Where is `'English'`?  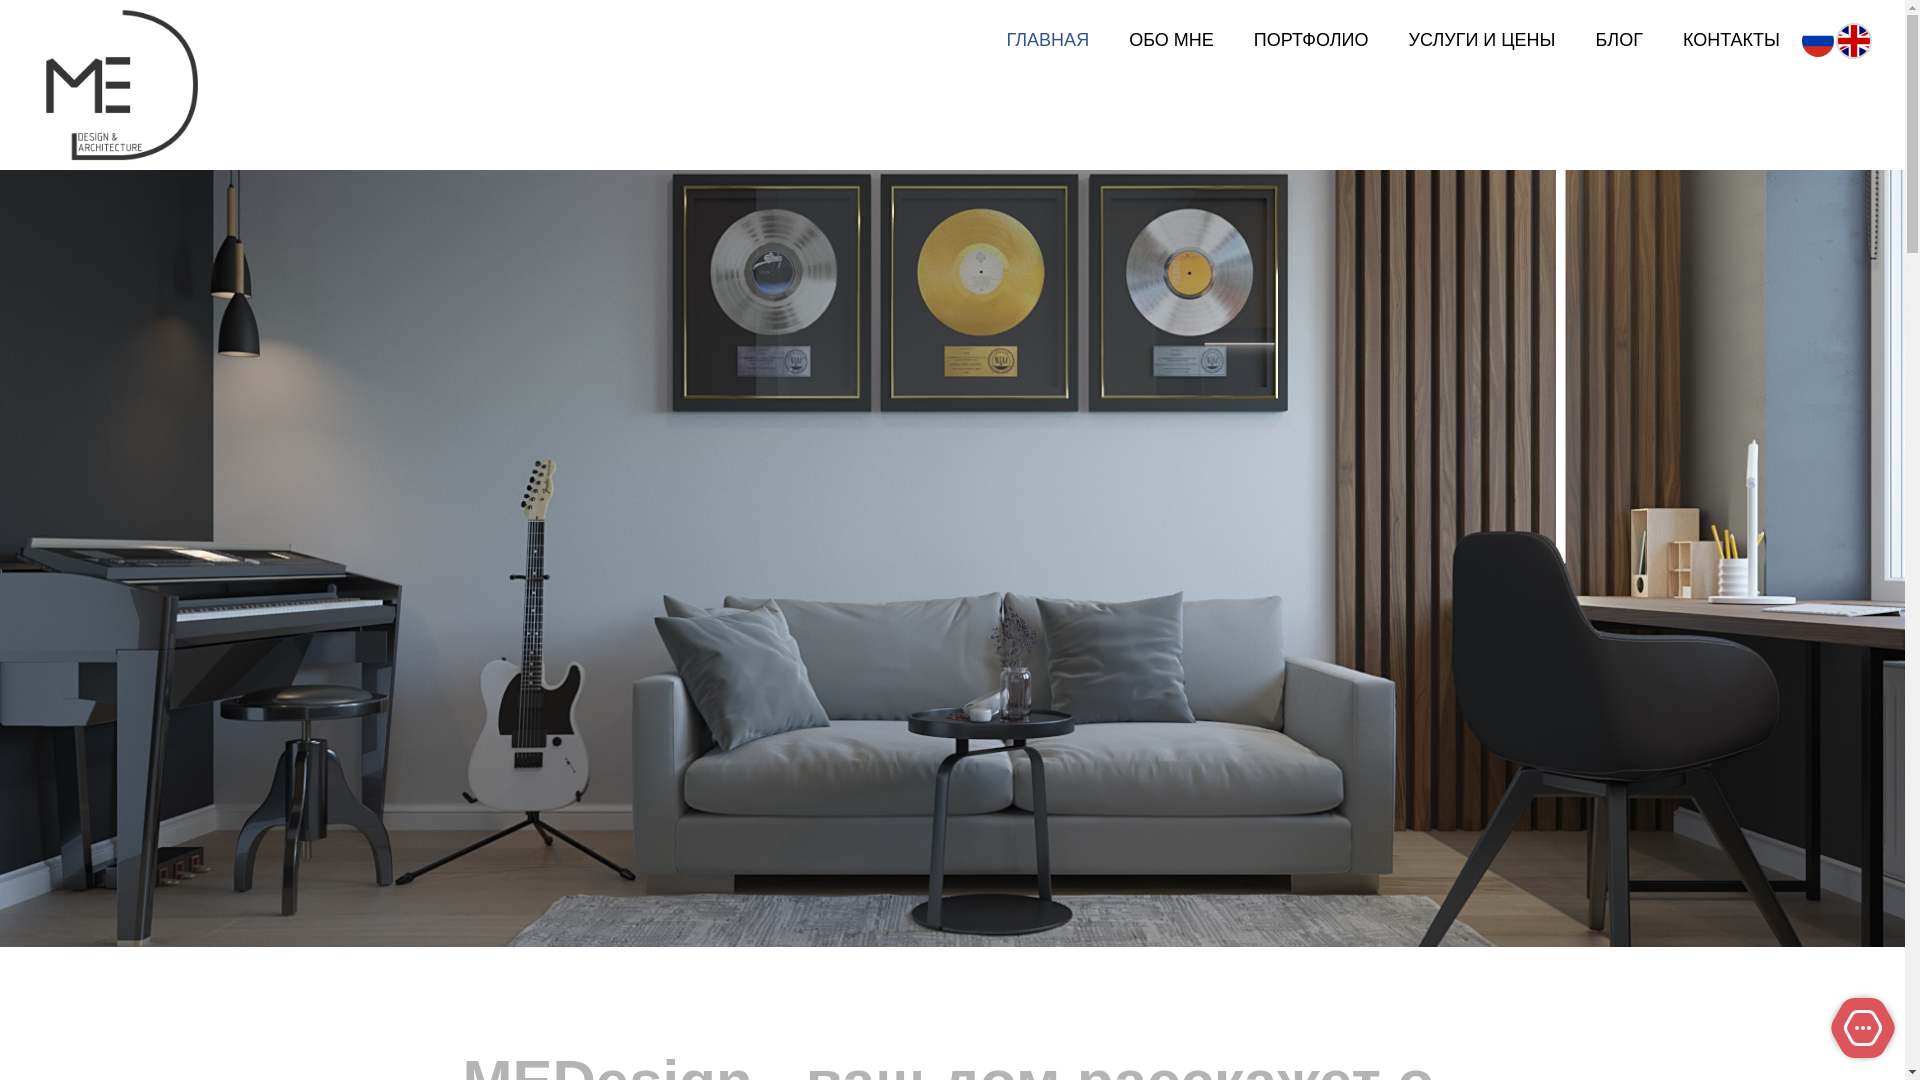
'English' is located at coordinates (1852, 41).